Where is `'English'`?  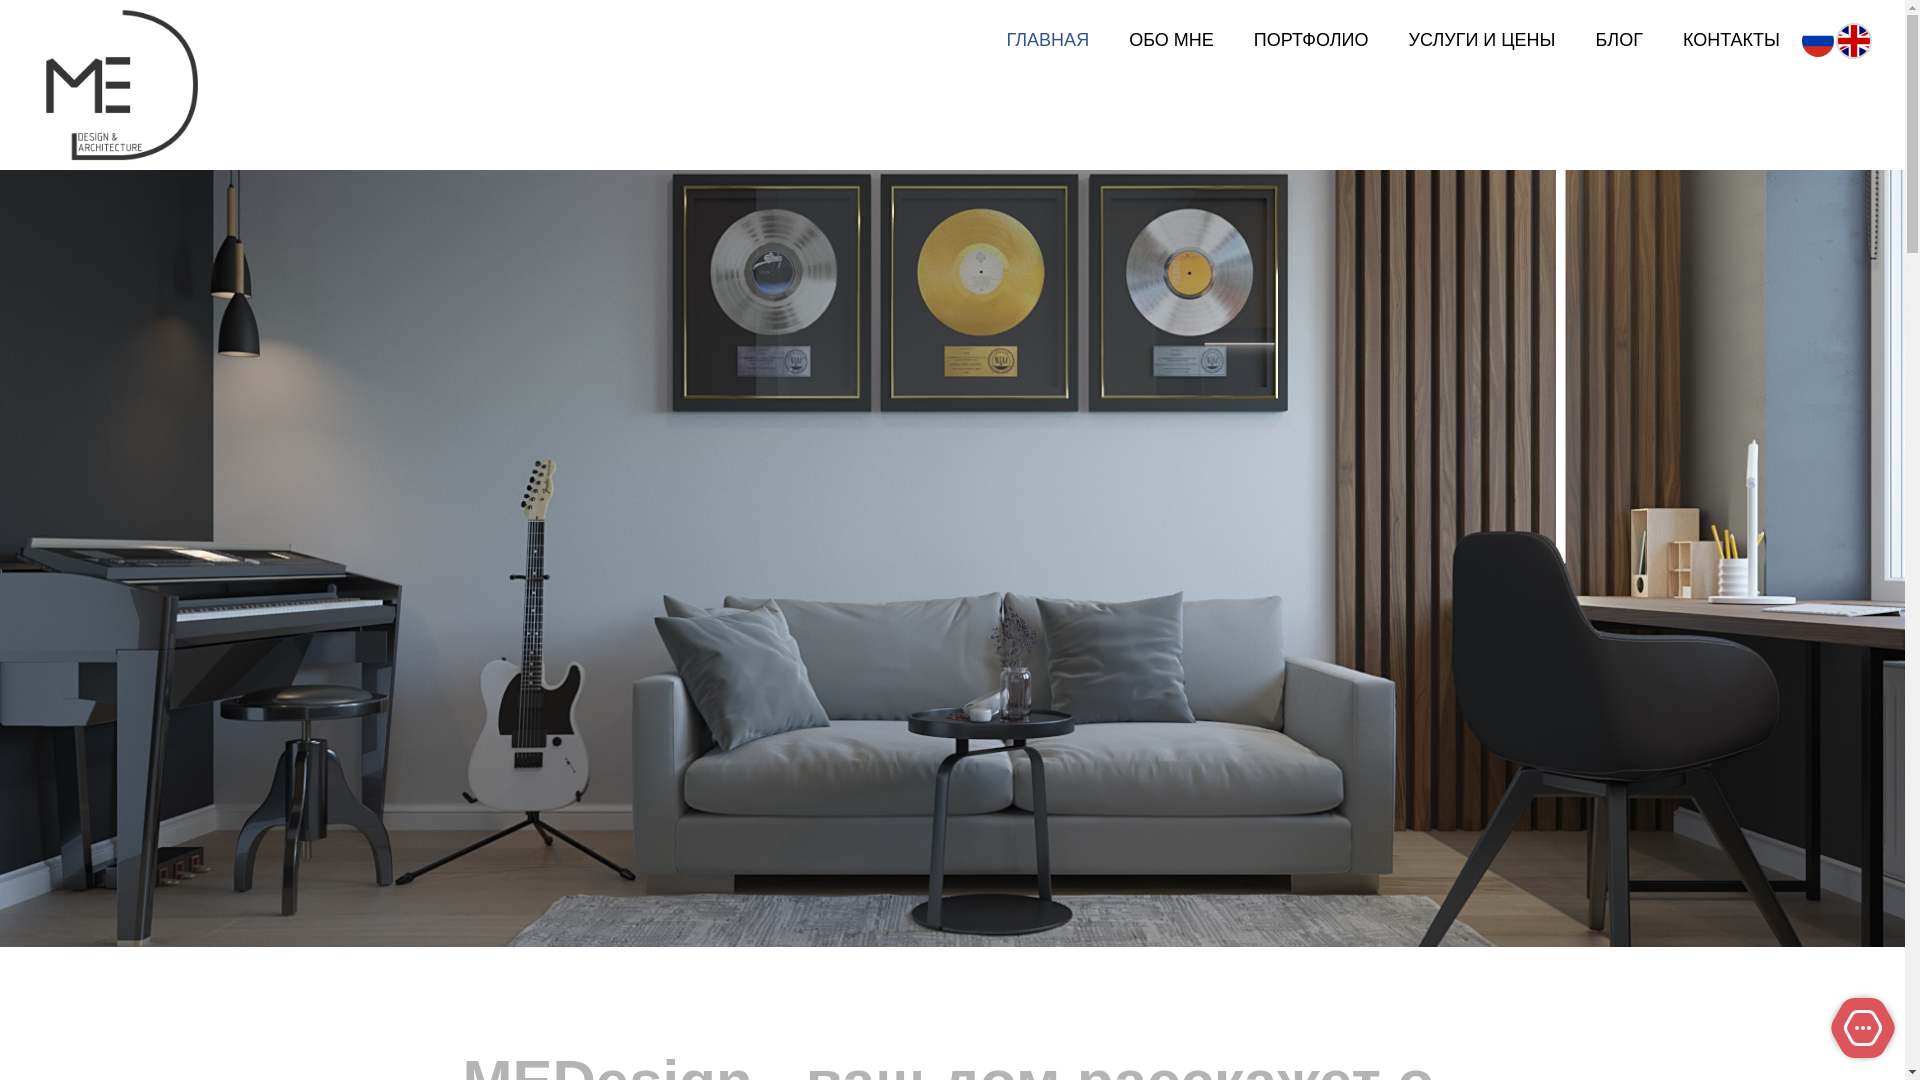
'English' is located at coordinates (1852, 41).